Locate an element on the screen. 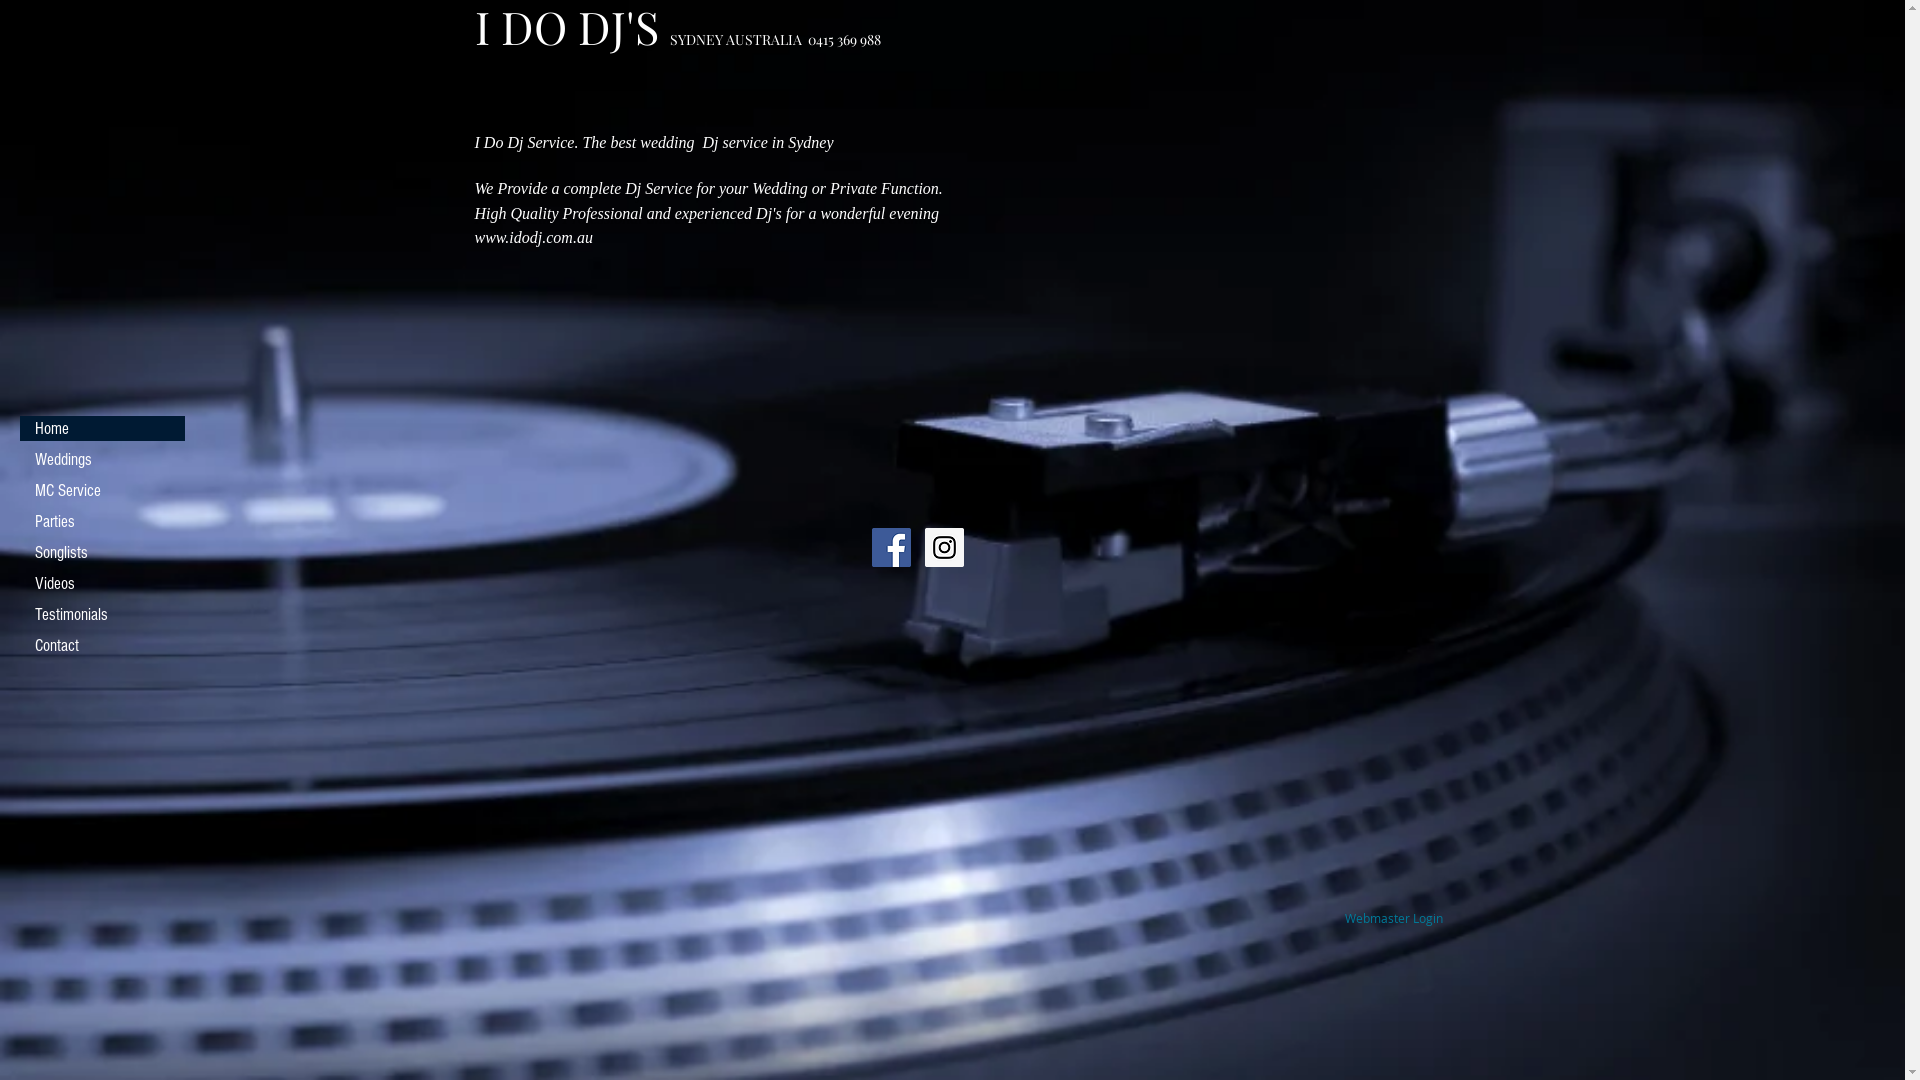  'Webmaster Login' is located at coordinates (1393, 918).